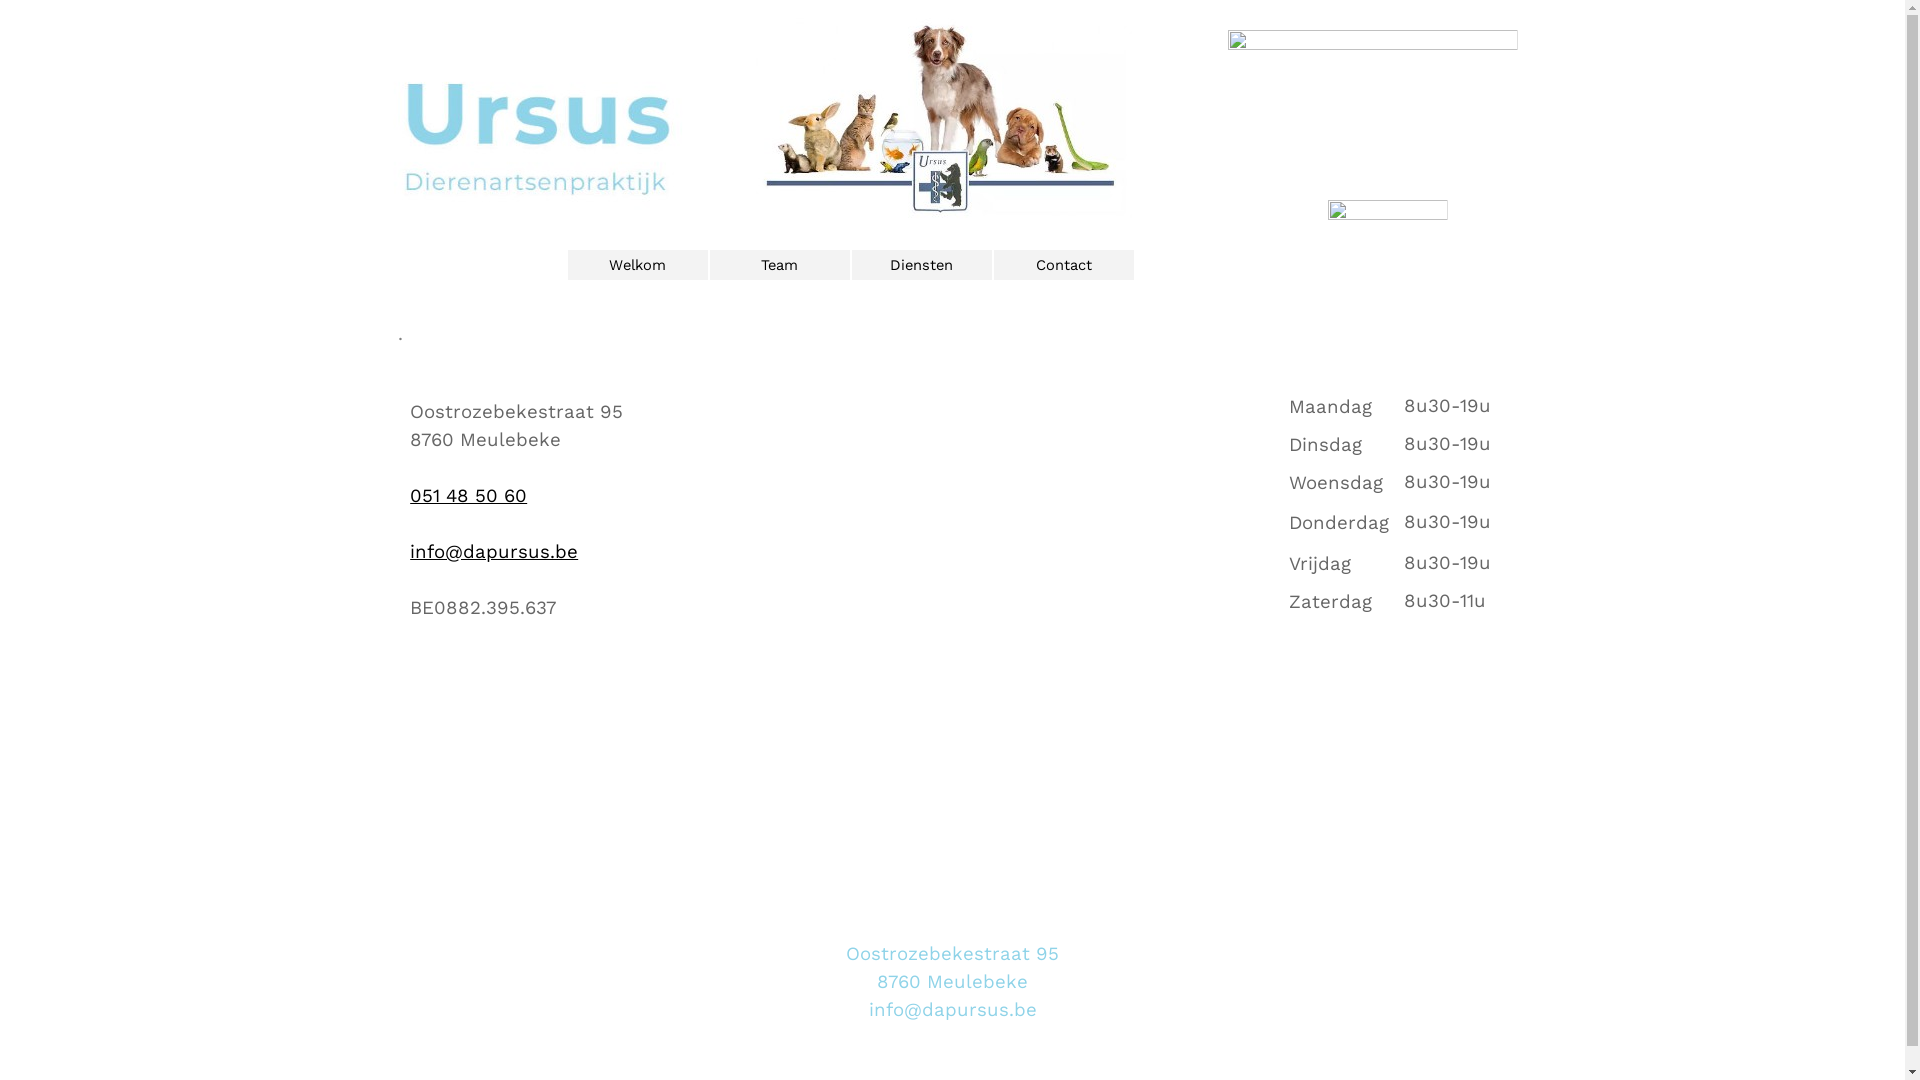 This screenshot has width=1920, height=1080. What do you see at coordinates (1061, 264) in the screenshot?
I see `'Contact'` at bounding box center [1061, 264].